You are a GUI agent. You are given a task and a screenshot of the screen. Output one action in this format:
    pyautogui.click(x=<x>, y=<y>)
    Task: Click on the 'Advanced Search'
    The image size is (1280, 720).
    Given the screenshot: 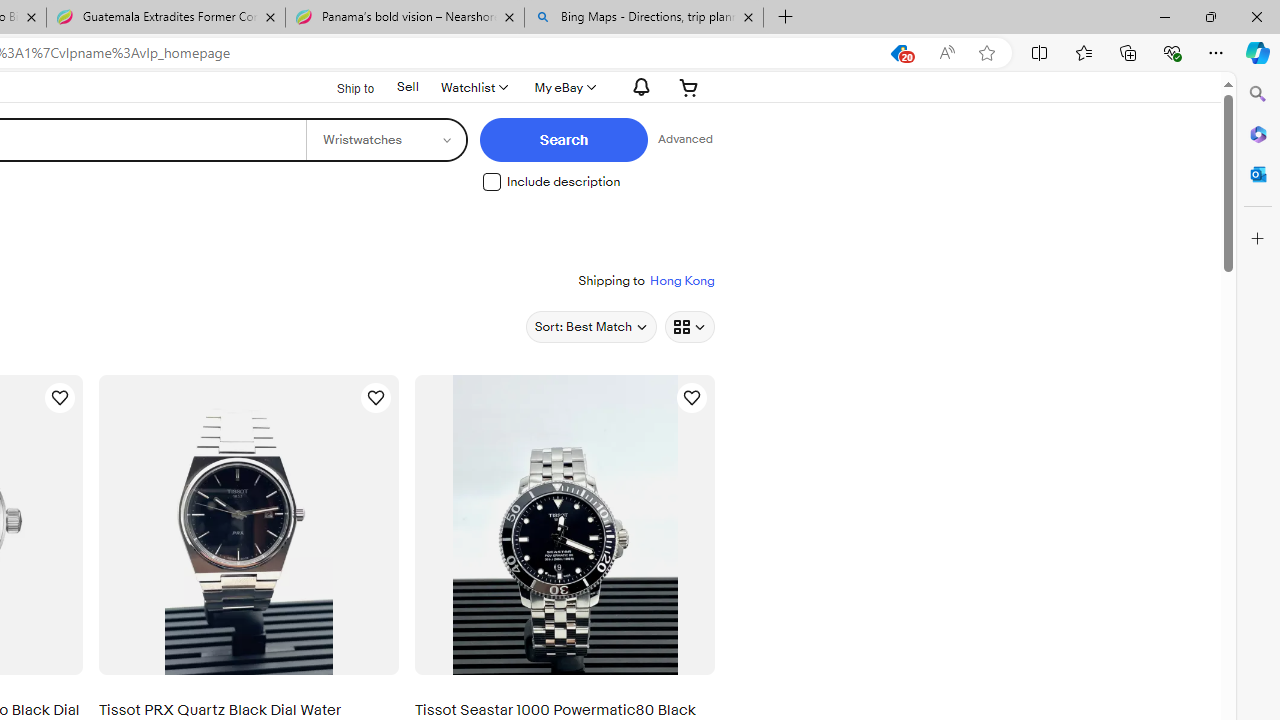 What is the action you would take?
    pyautogui.click(x=679, y=139)
    